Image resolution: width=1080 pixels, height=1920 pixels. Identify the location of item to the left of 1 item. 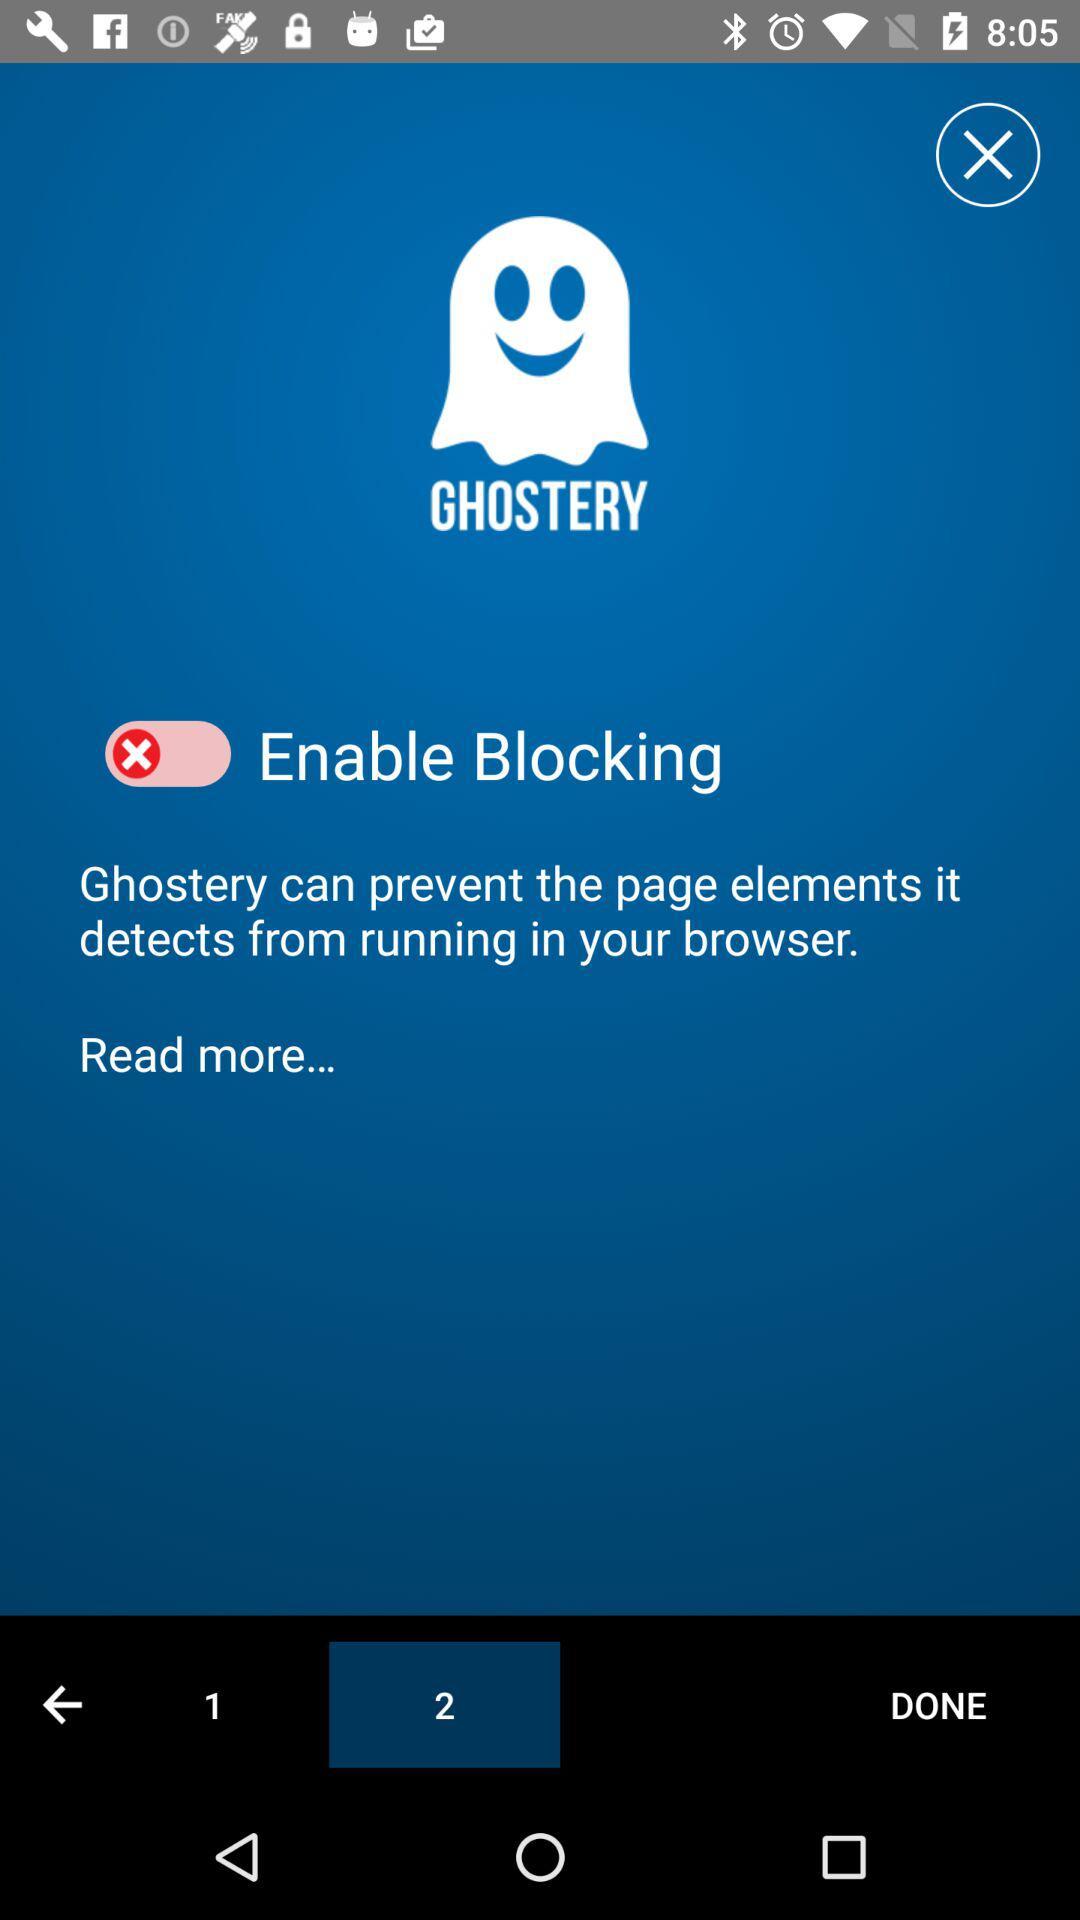
(61, 1703).